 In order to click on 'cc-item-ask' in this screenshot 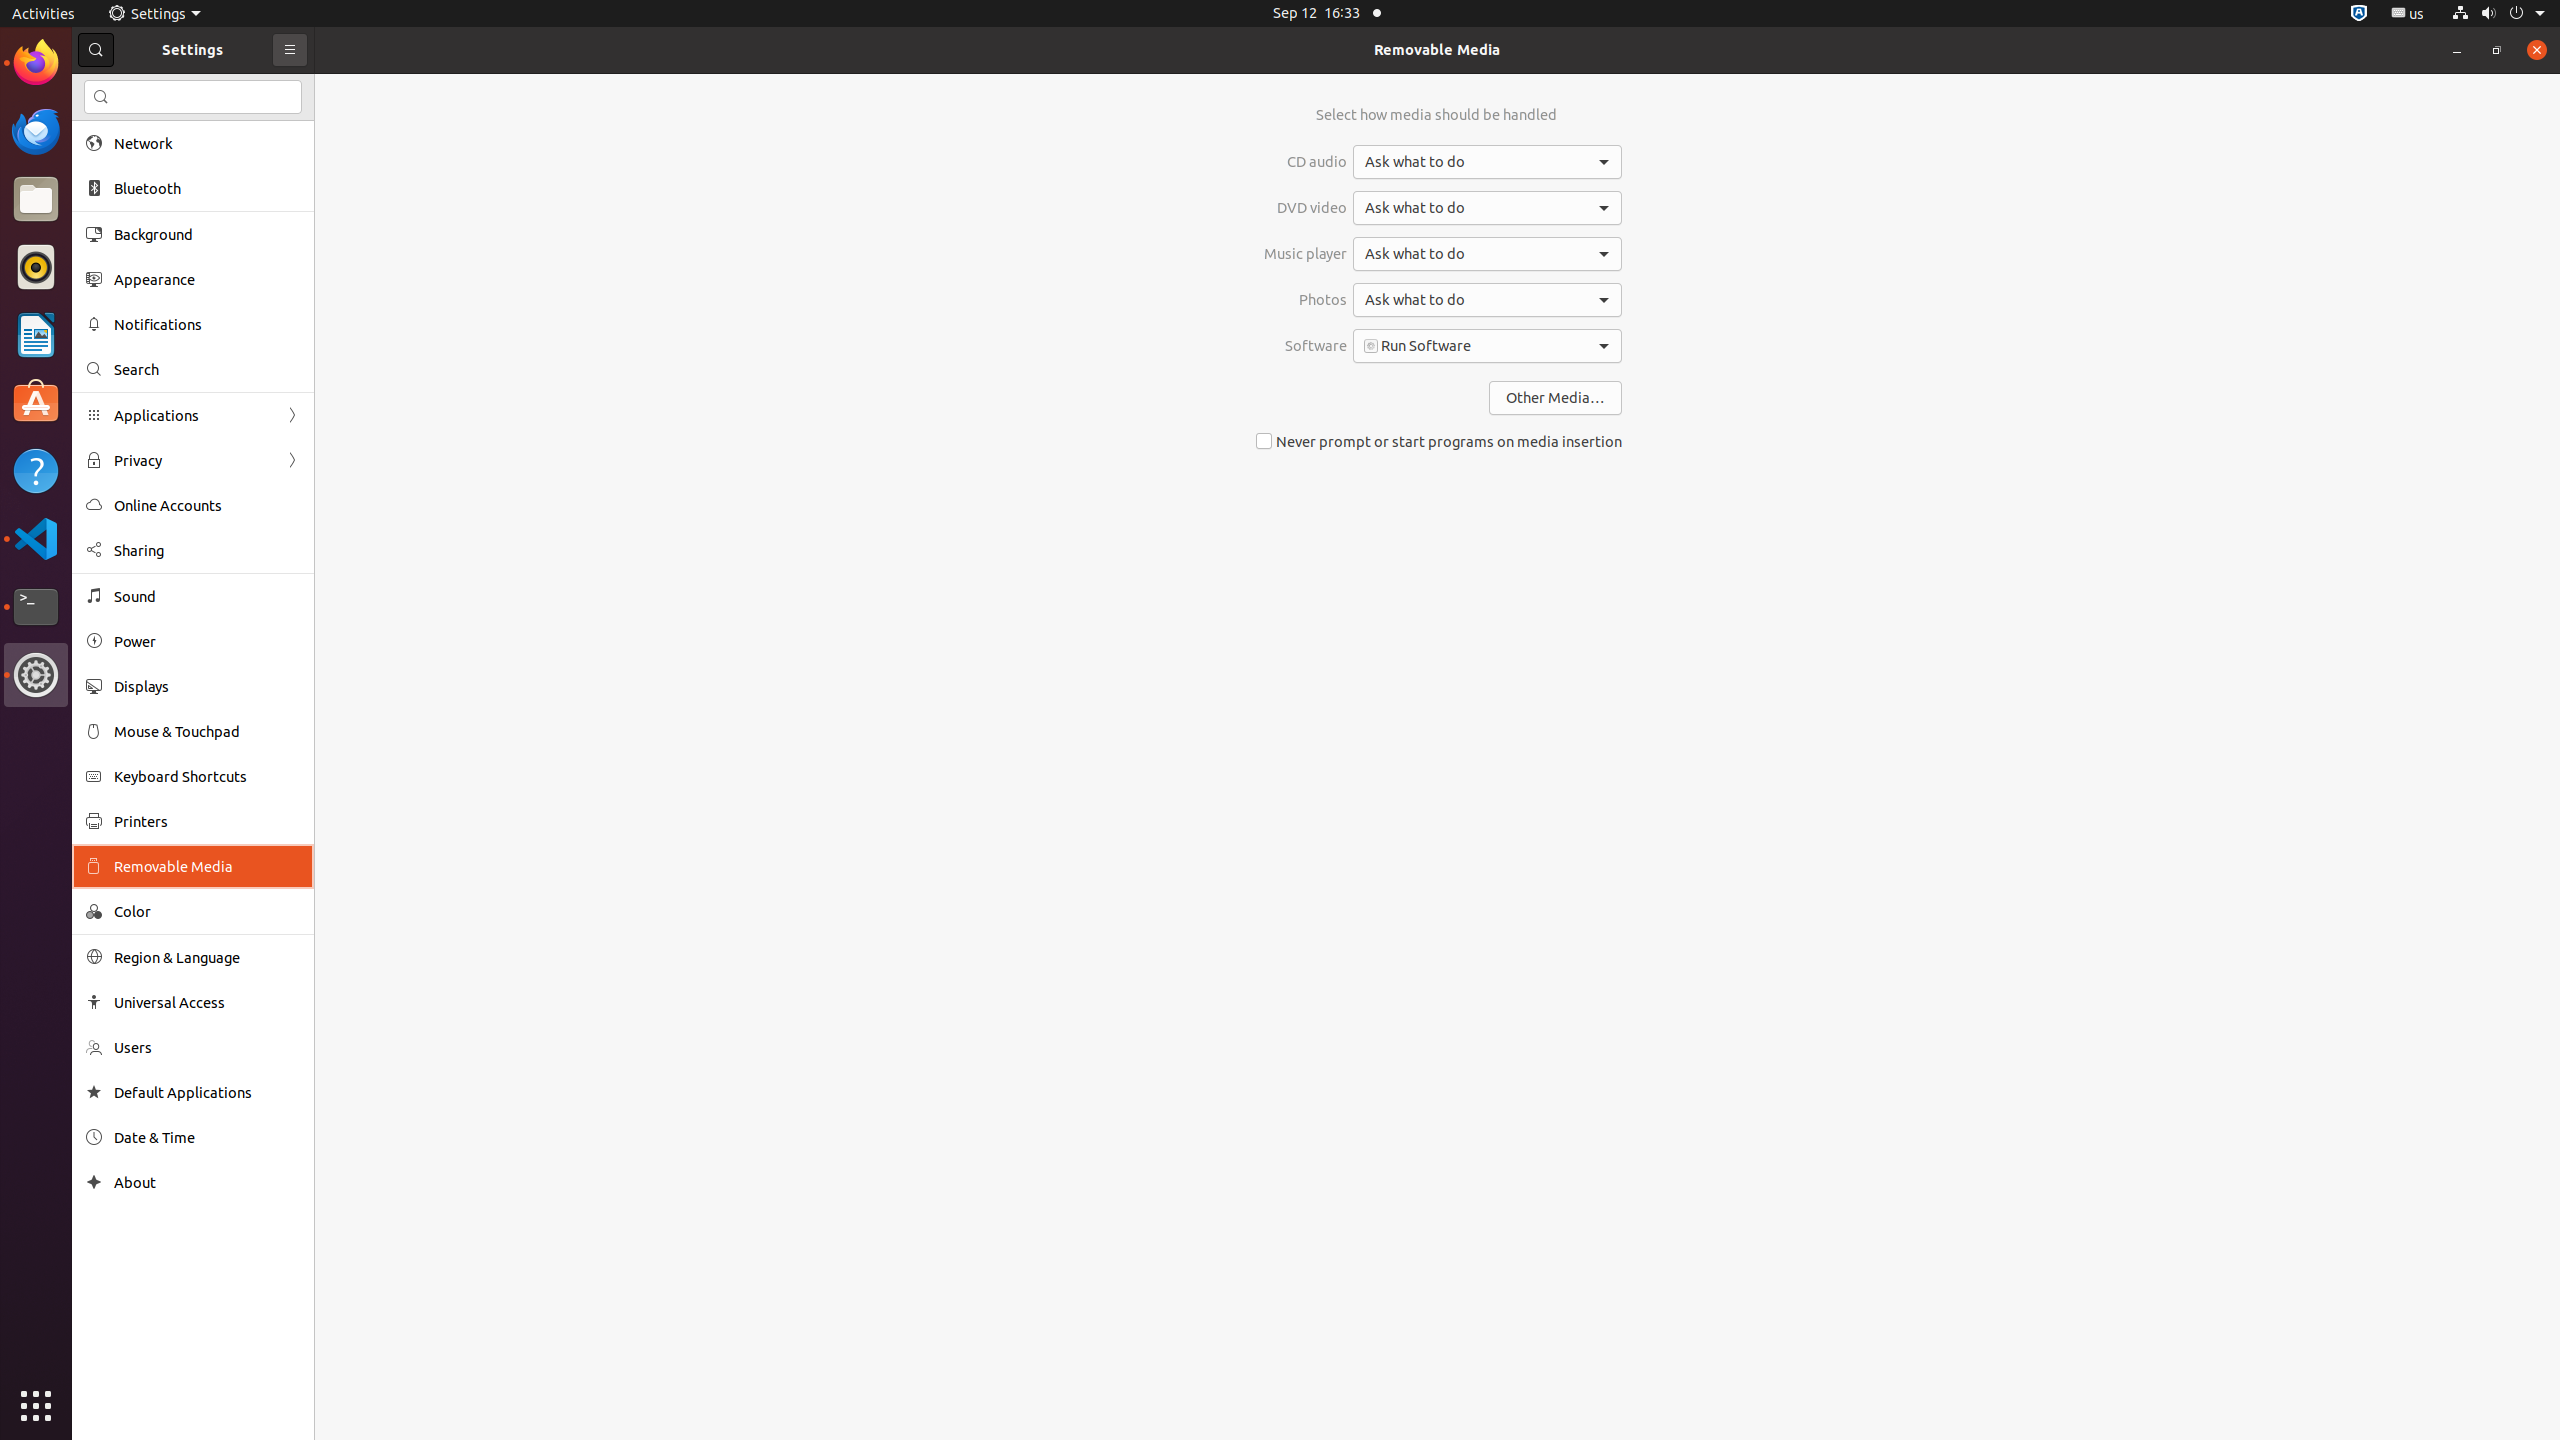, I will do `click(1487, 161)`.